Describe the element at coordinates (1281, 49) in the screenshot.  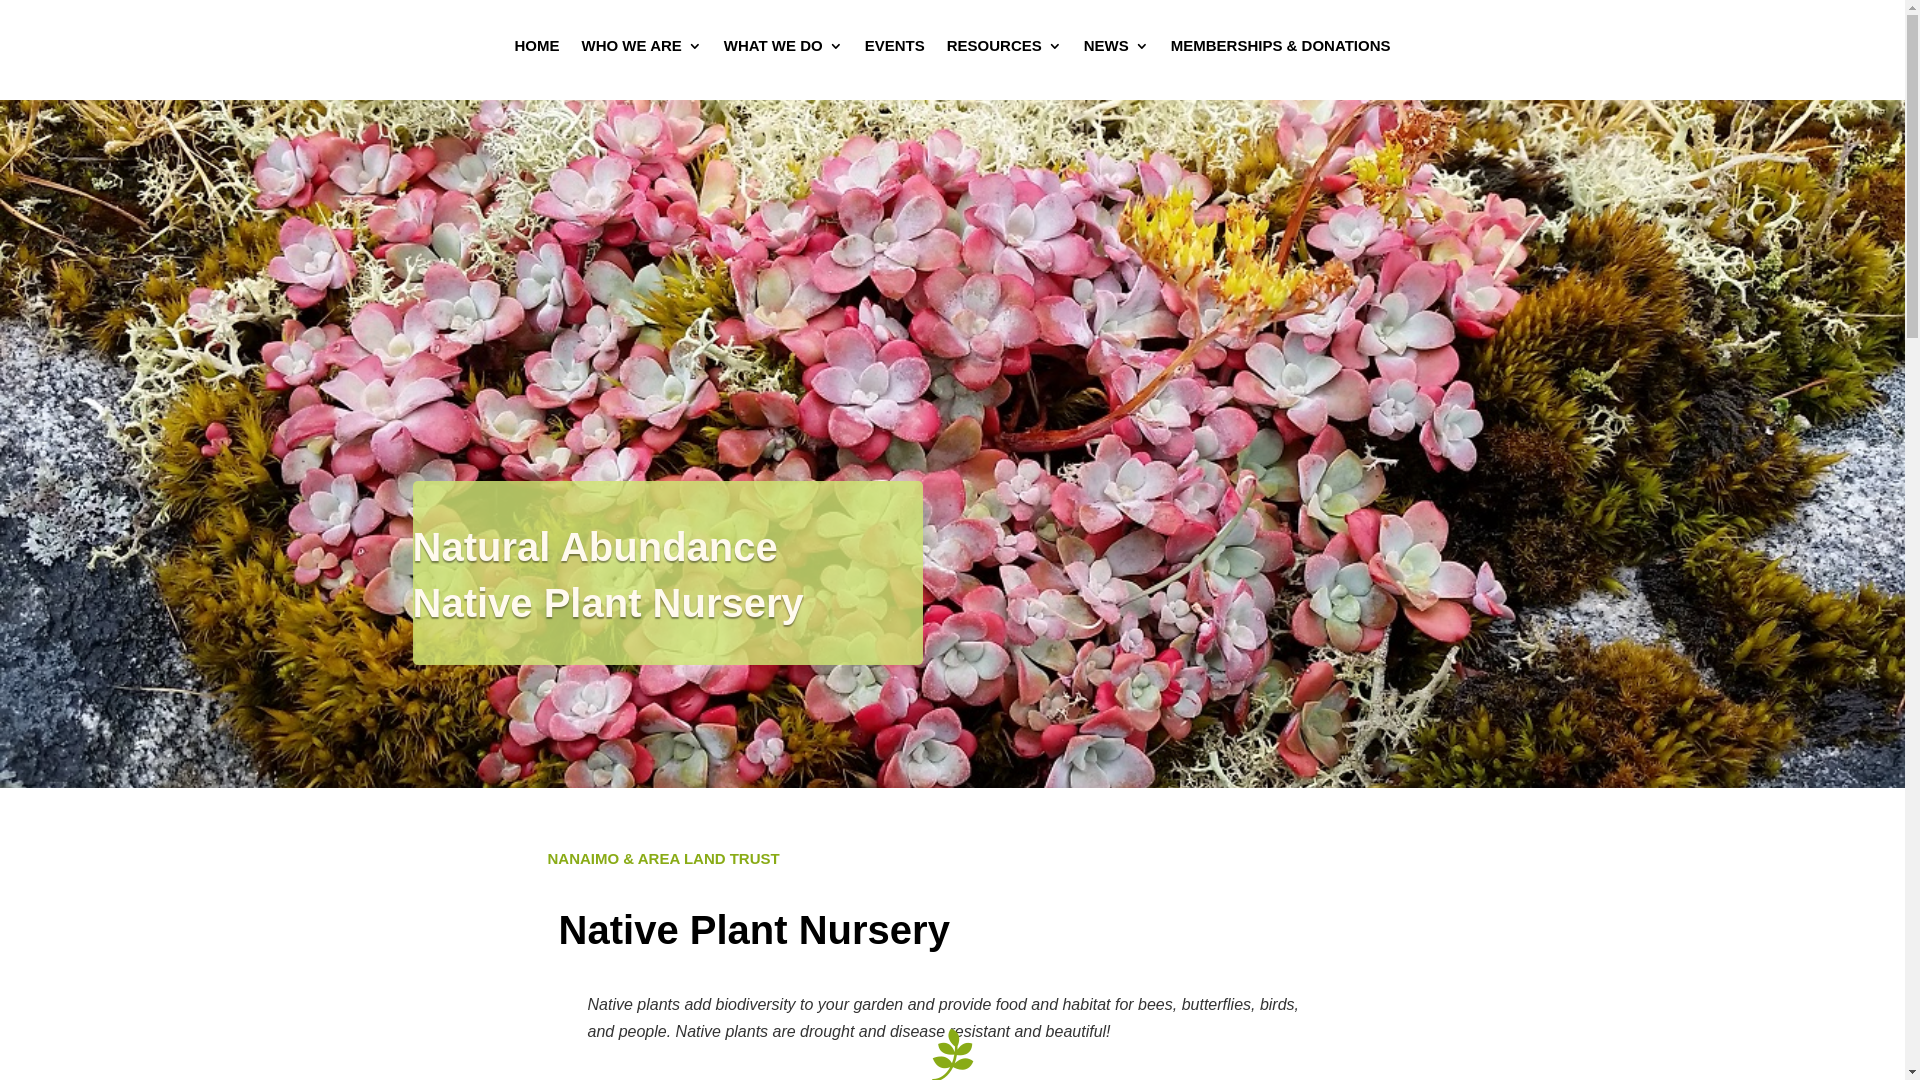
I see `'MEMBERSHIPS & DONATIONS'` at that location.